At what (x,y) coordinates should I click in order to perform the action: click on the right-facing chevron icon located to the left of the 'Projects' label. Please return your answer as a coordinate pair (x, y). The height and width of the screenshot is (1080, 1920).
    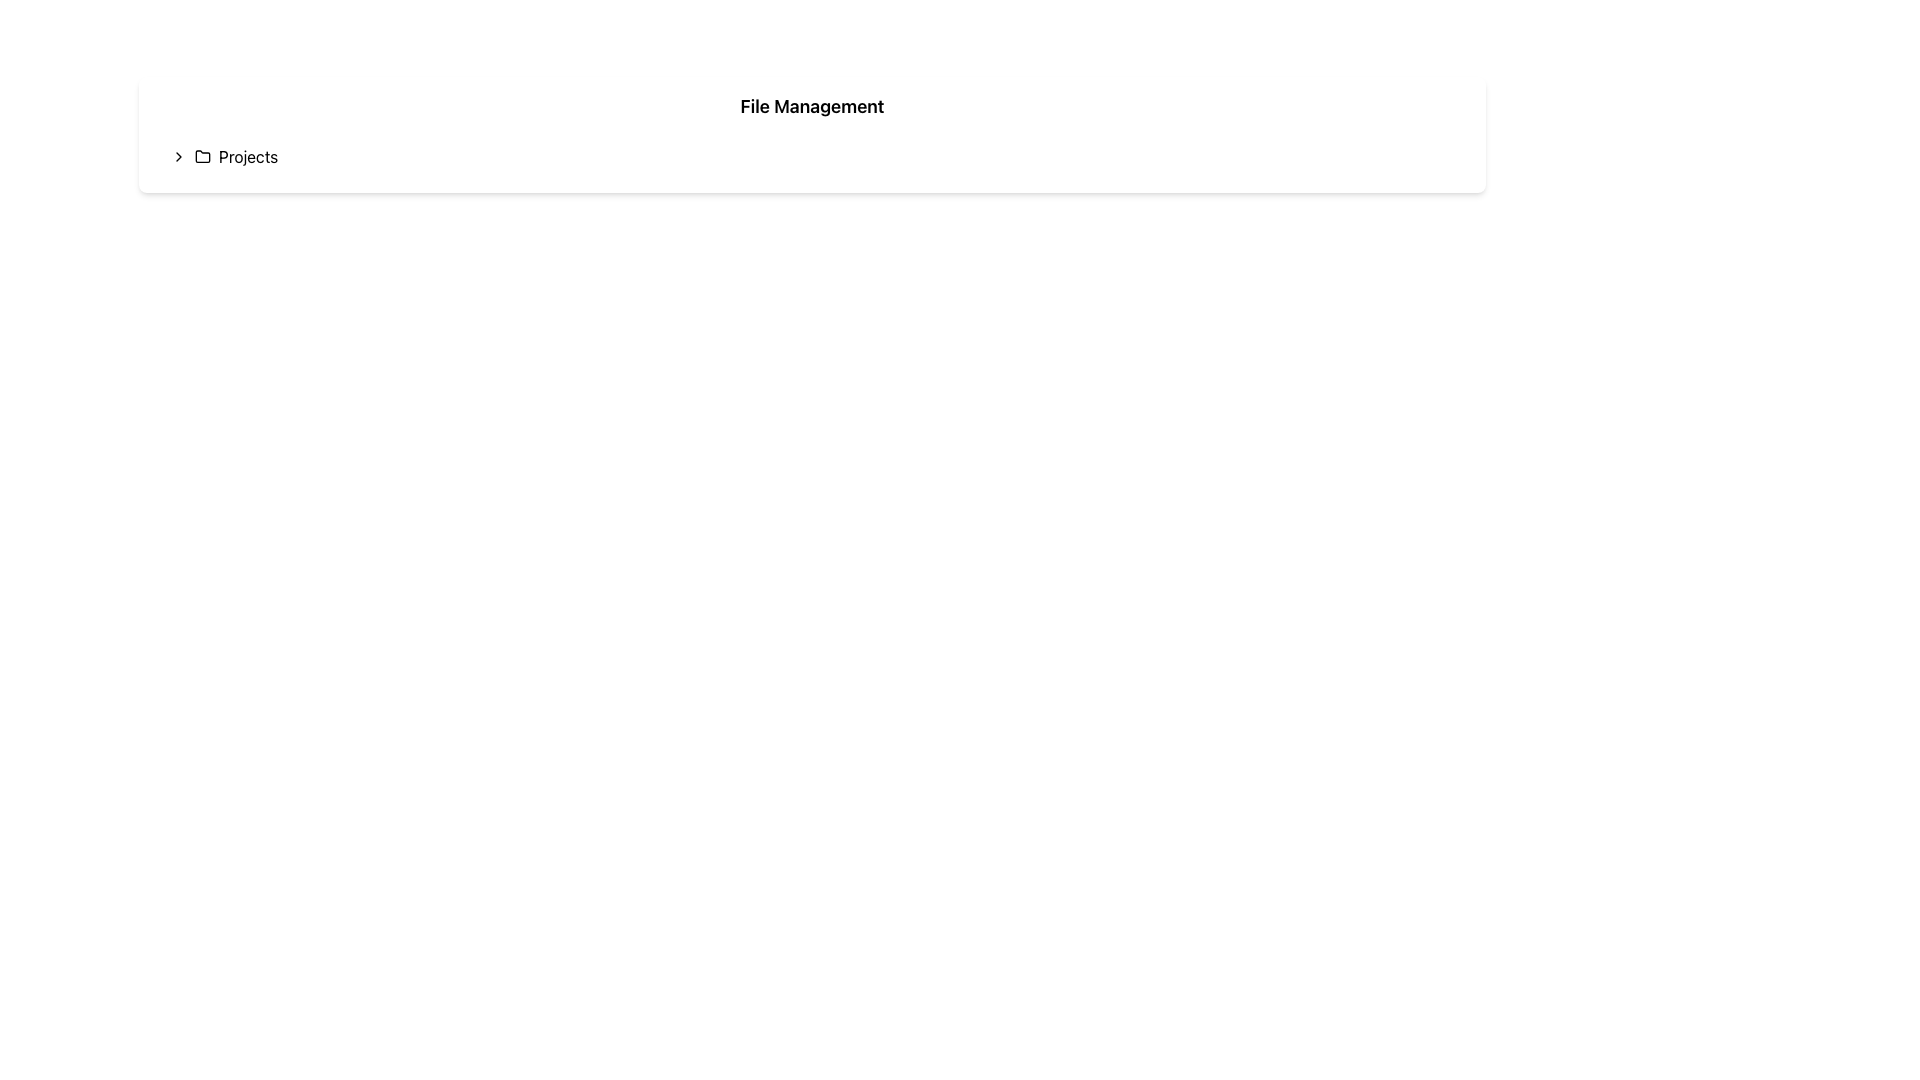
    Looking at the image, I should click on (178, 156).